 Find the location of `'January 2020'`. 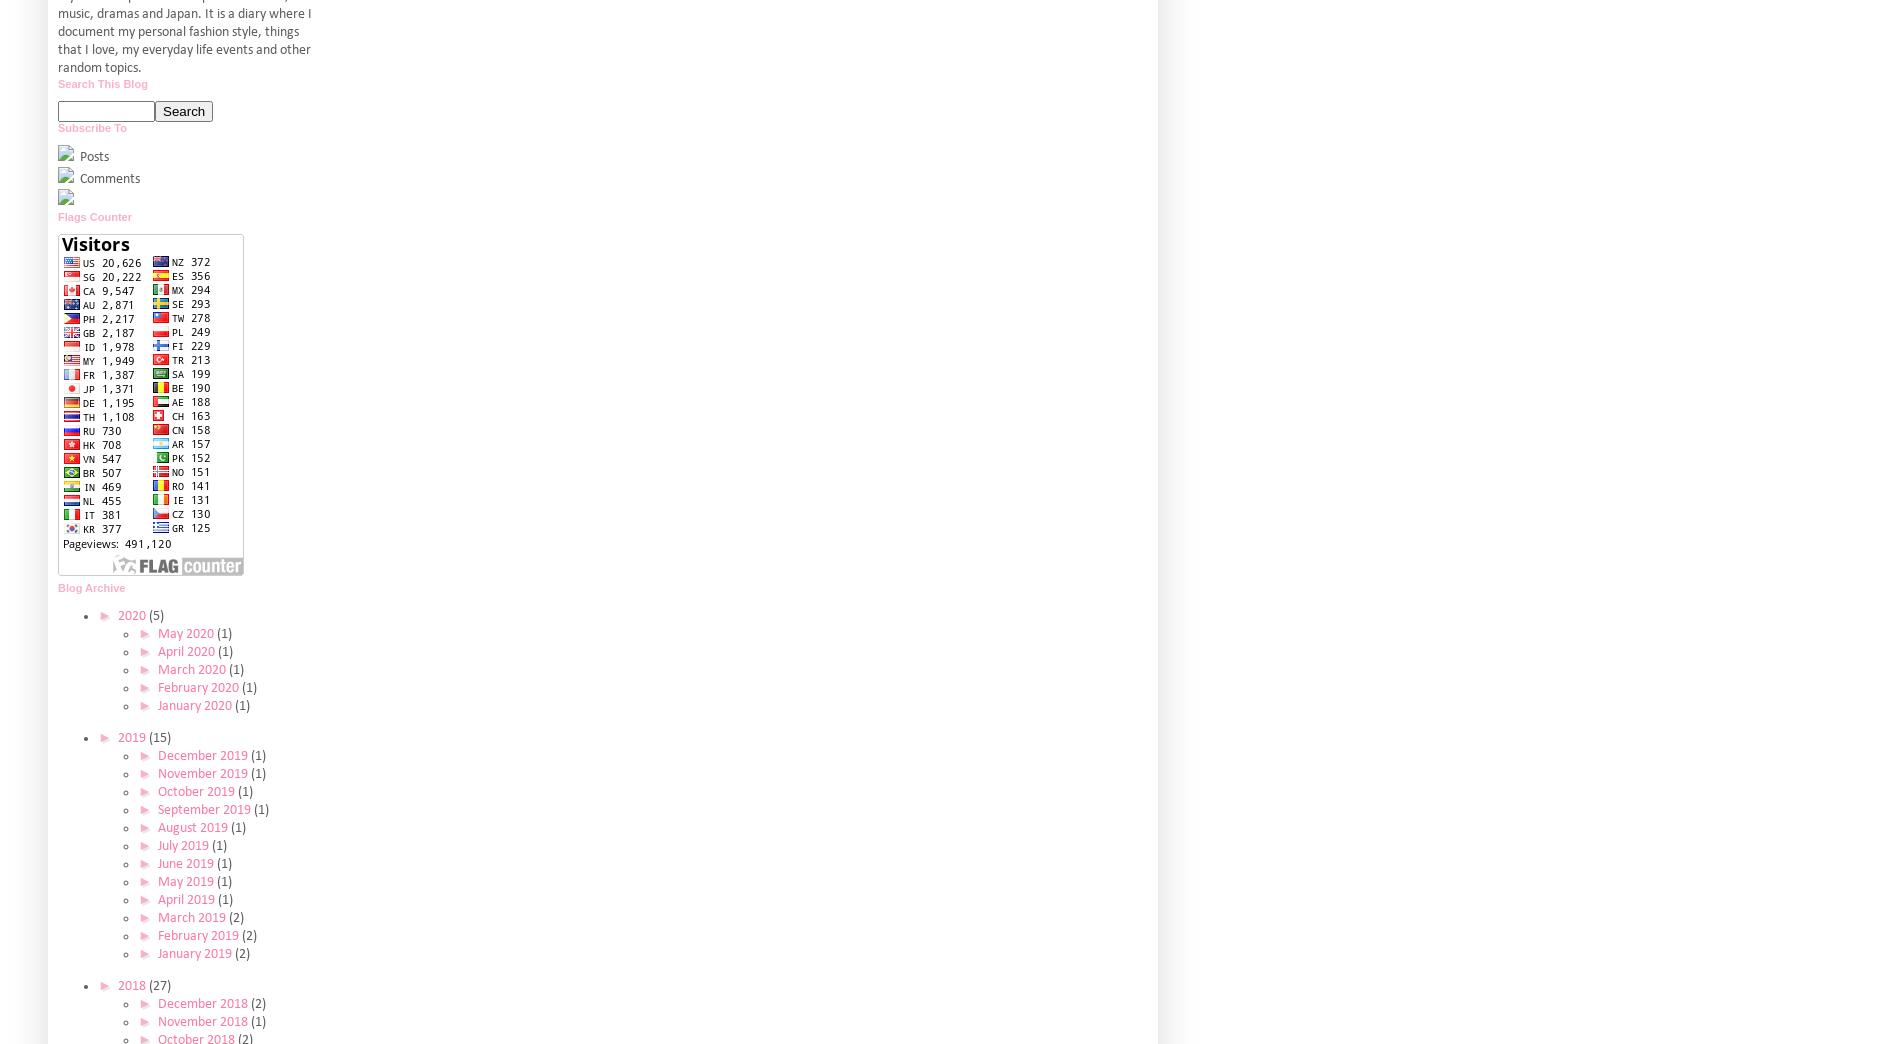

'January 2020' is located at coordinates (194, 704).